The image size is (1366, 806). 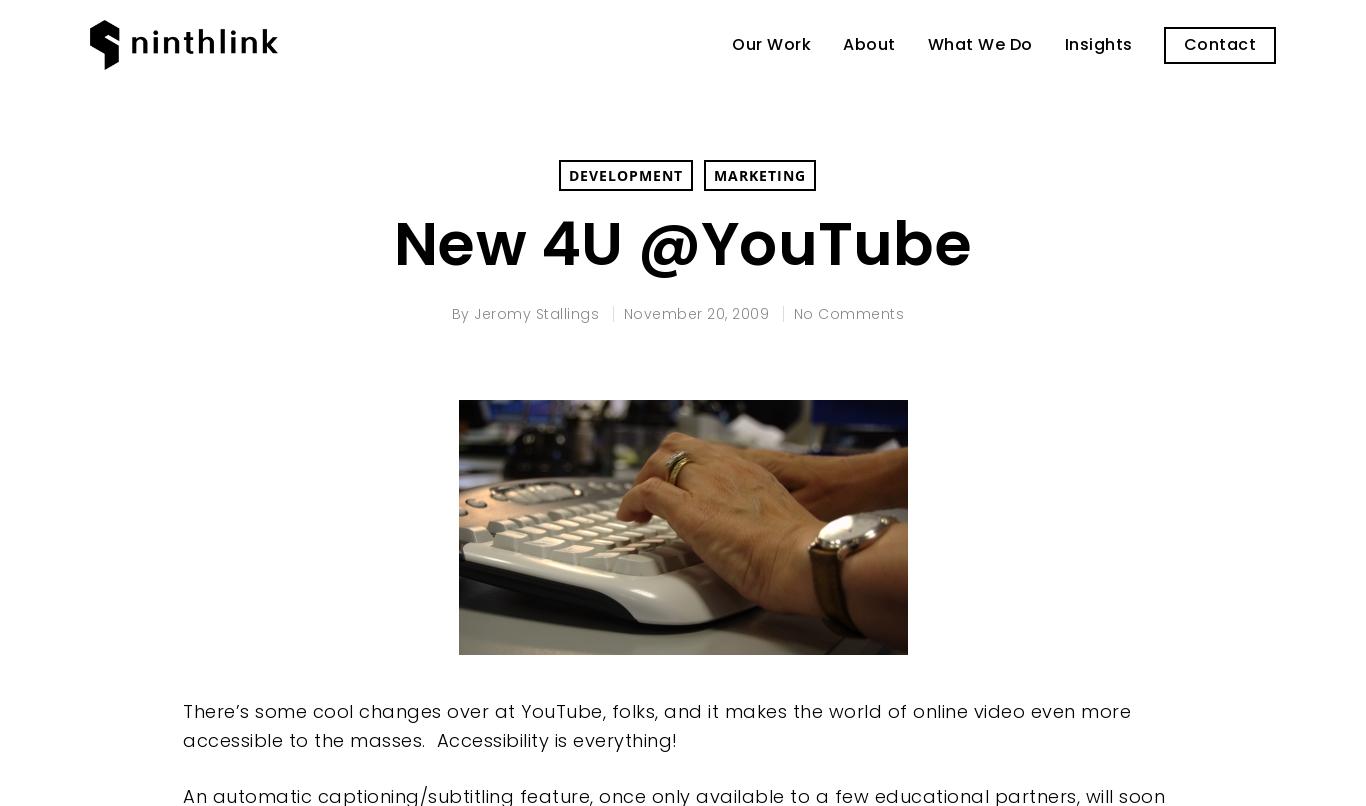 What do you see at coordinates (656, 725) in the screenshot?
I see `'There’s some cool changes over at YouTube, folks, and it makes the world of online video even more accessible to the masses.  Accessibility is everything!'` at bounding box center [656, 725].